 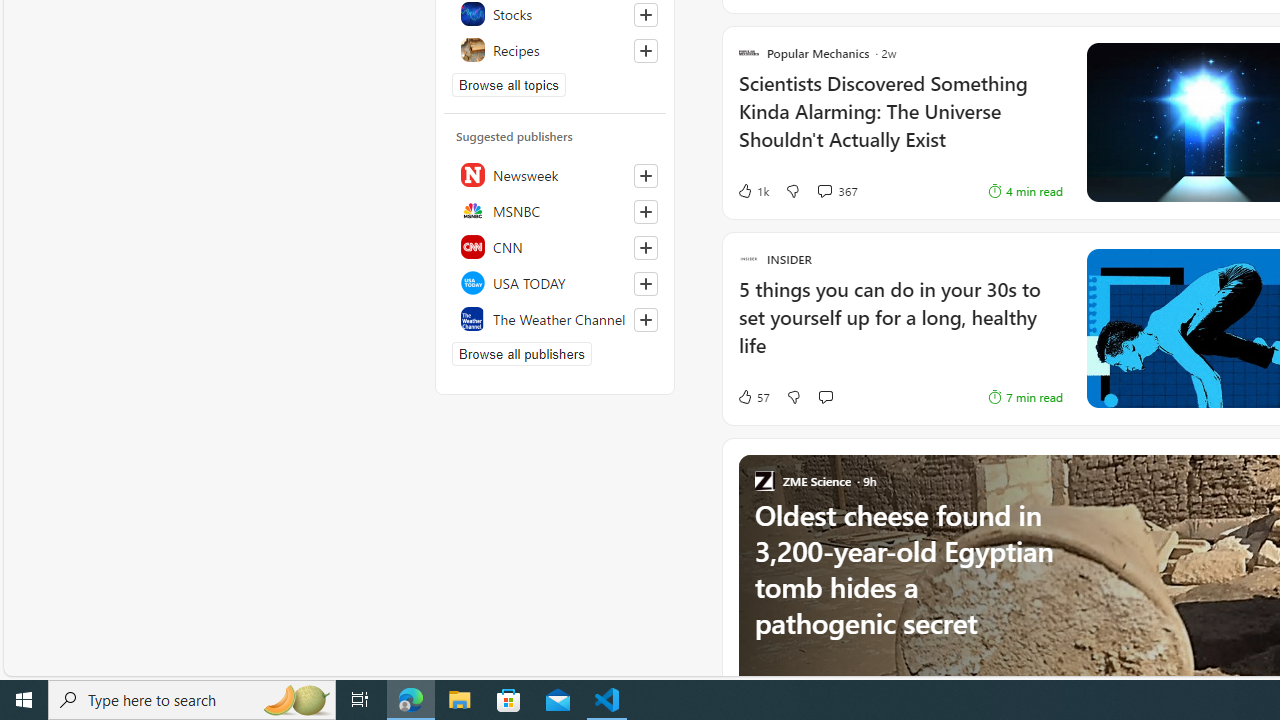 I want to click on 'Browse all publishers', so click(x=521, y=352).